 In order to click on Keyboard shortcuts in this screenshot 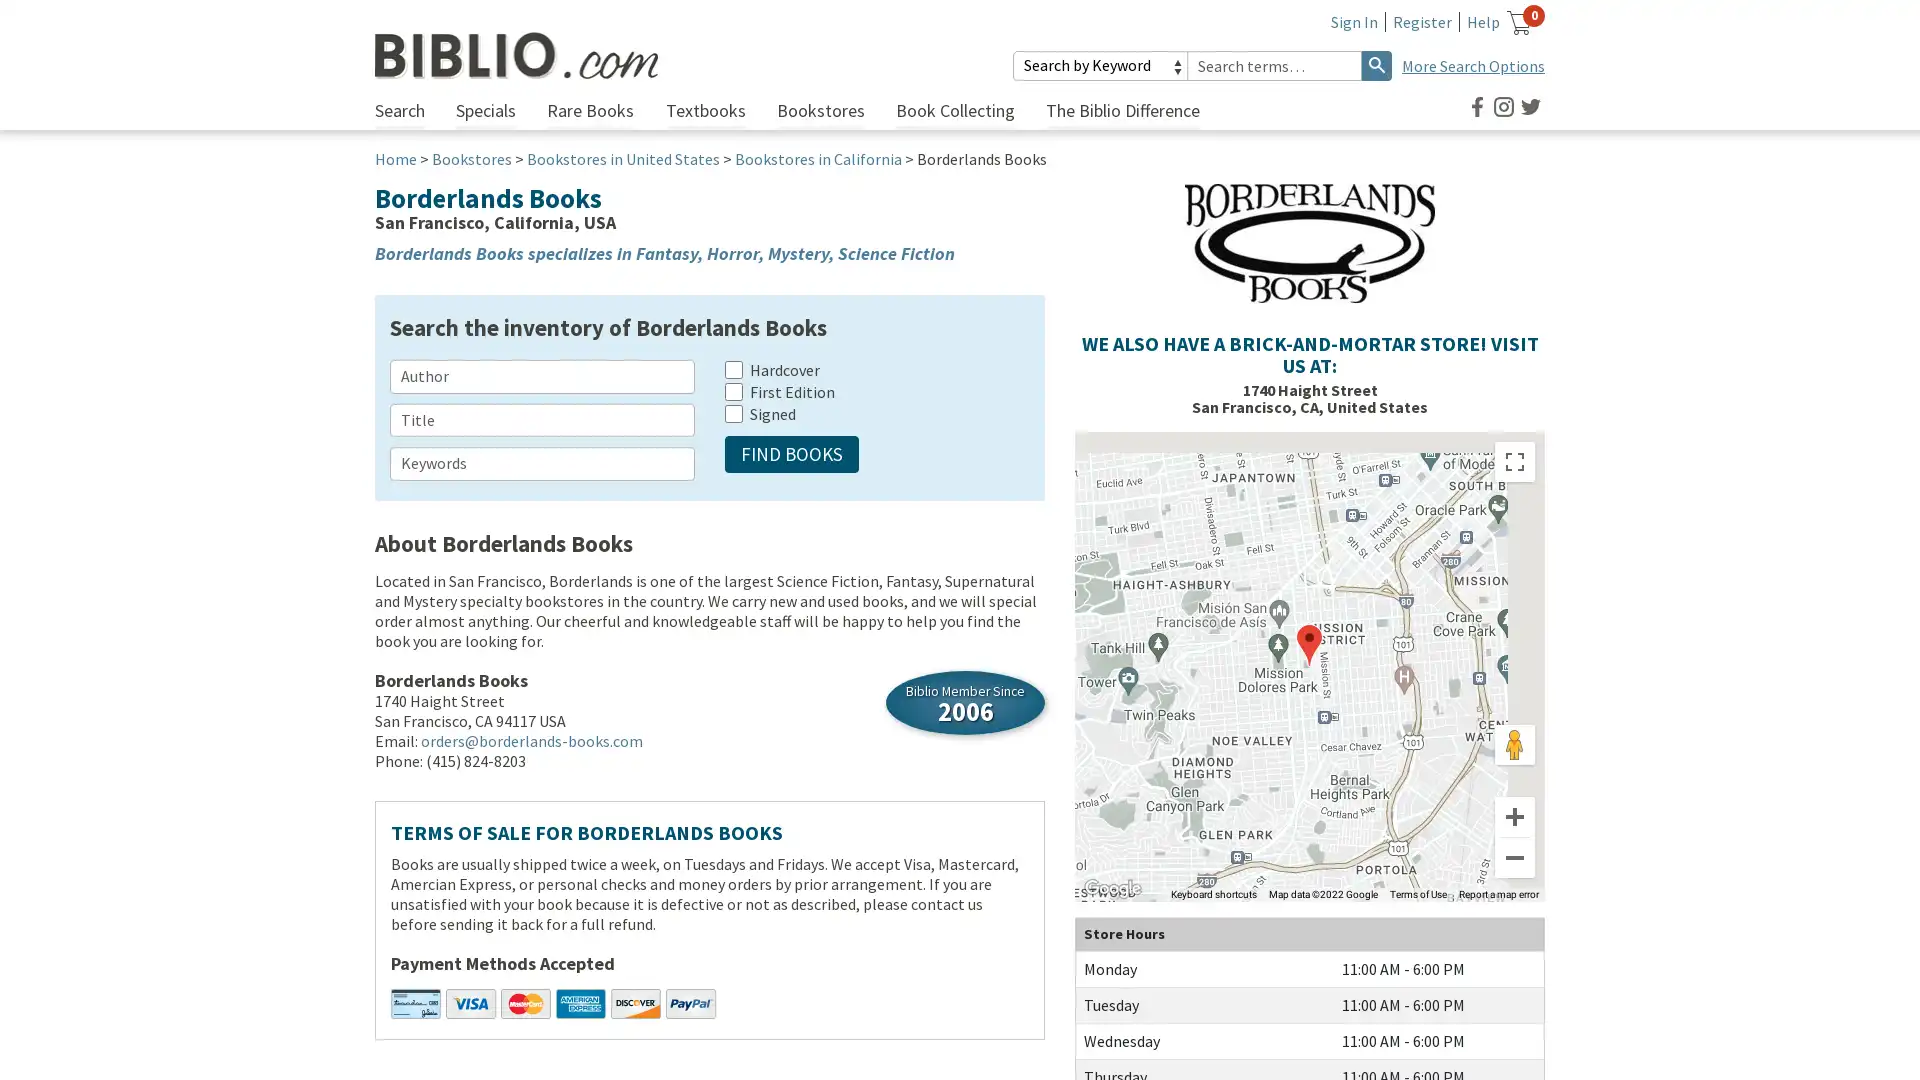, I will do `click(1213, 893)`.